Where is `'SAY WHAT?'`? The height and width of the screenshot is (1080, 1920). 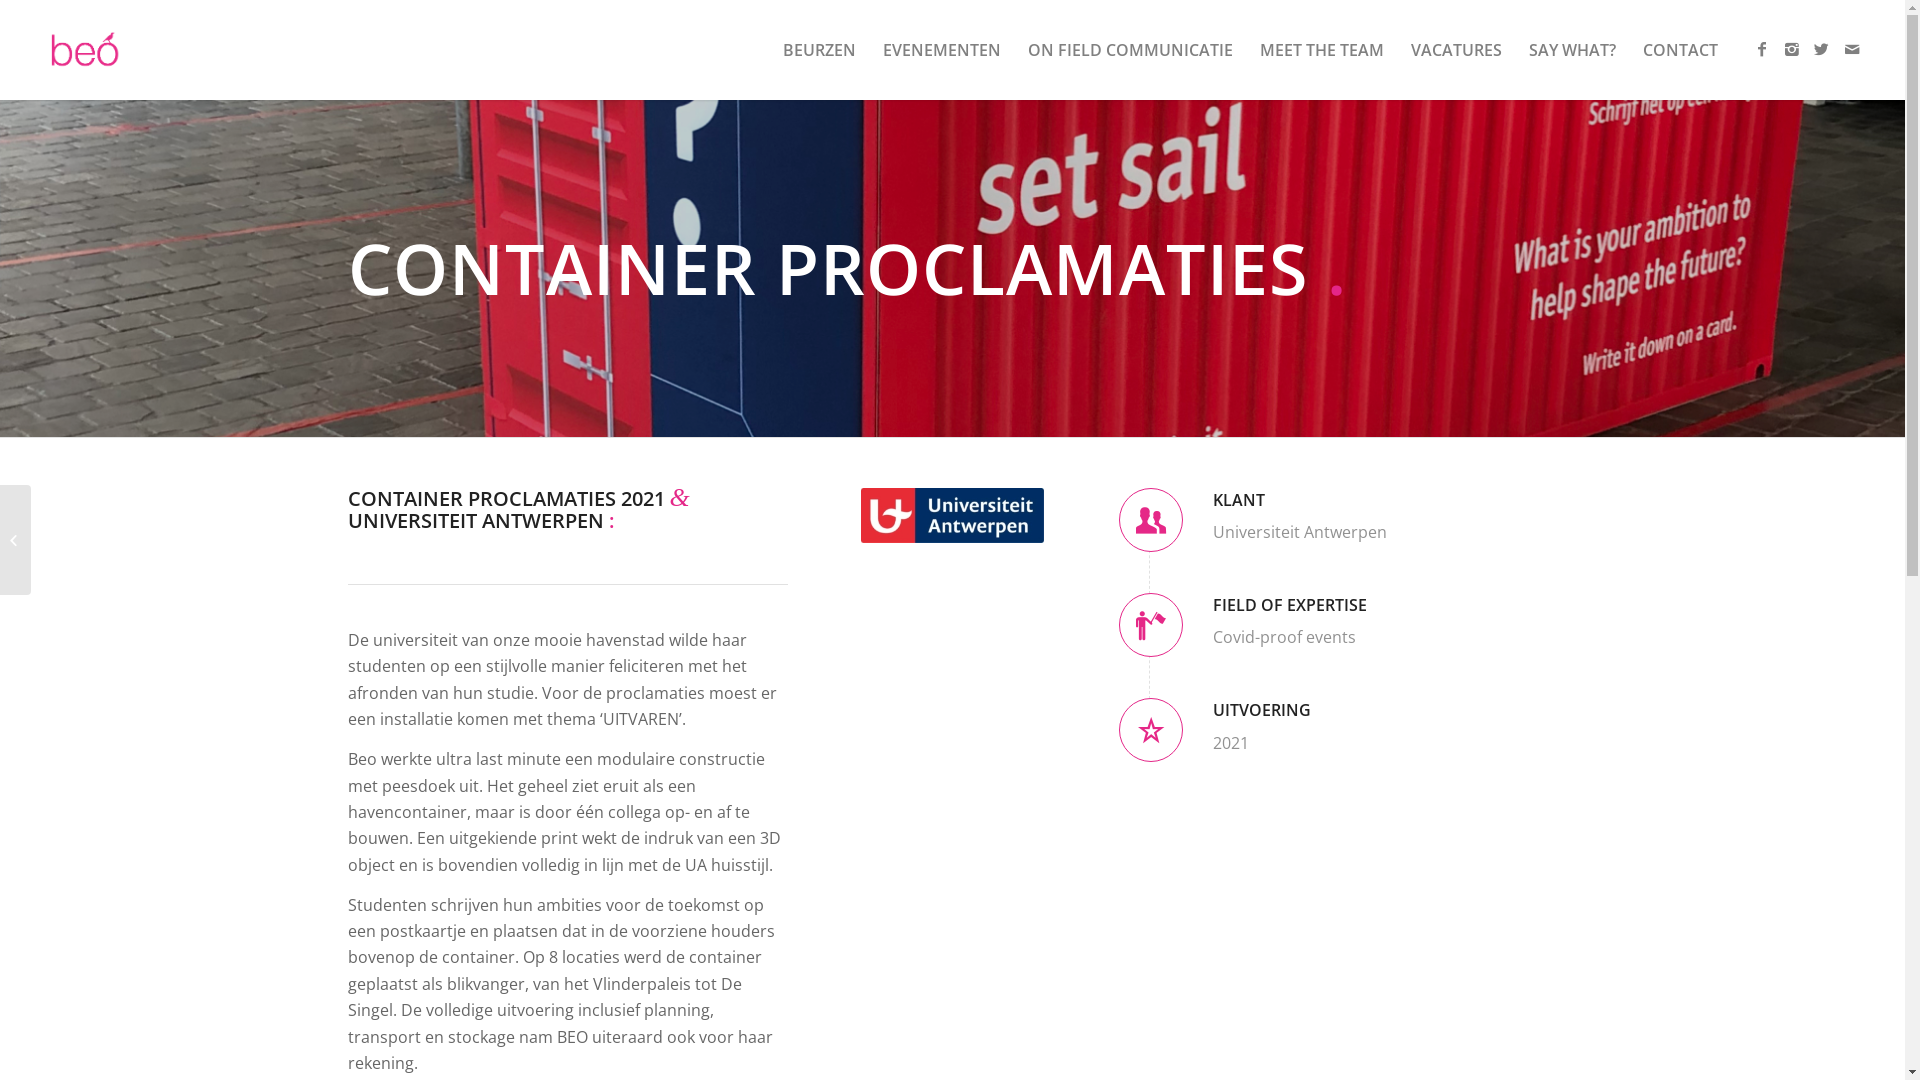 'SAY WHAT?' is located at coordinates (1515, 49).